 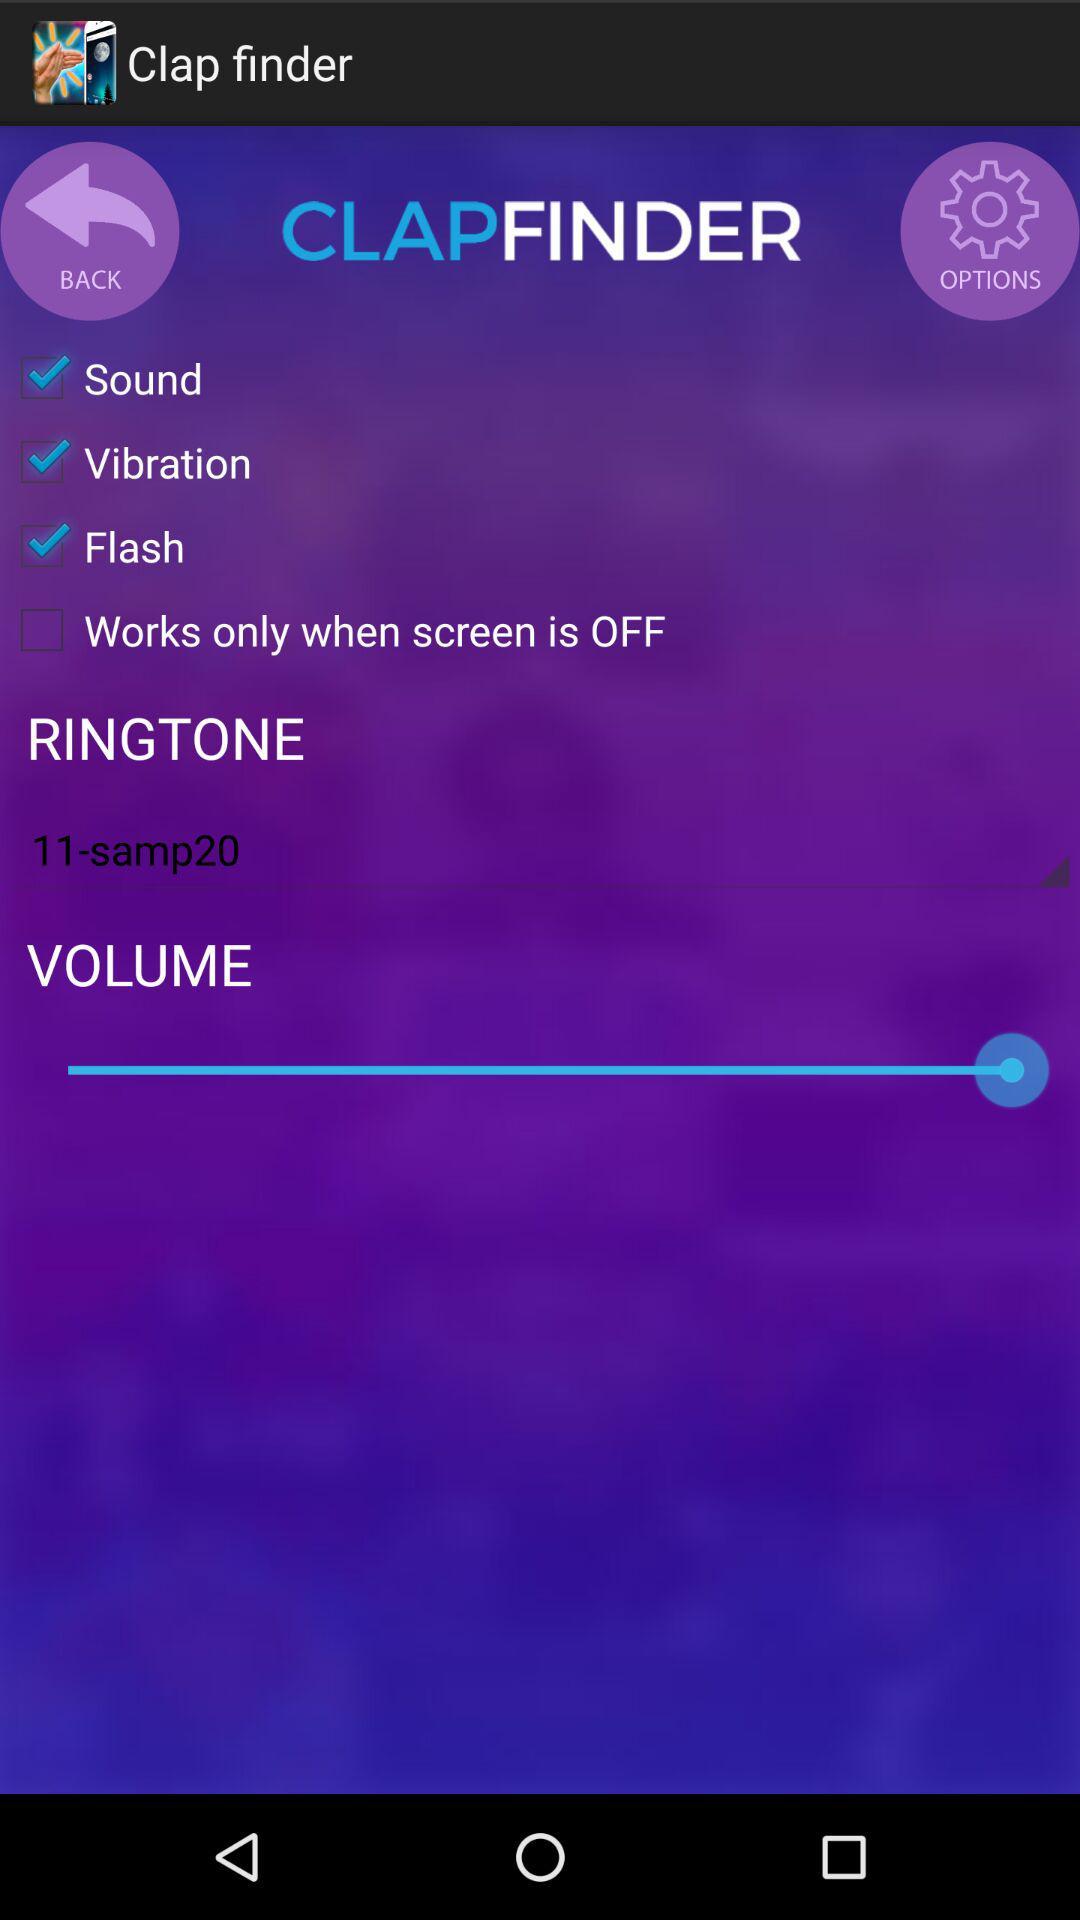 I want to click on the item above ringtone app, so click(x=331, y=628).